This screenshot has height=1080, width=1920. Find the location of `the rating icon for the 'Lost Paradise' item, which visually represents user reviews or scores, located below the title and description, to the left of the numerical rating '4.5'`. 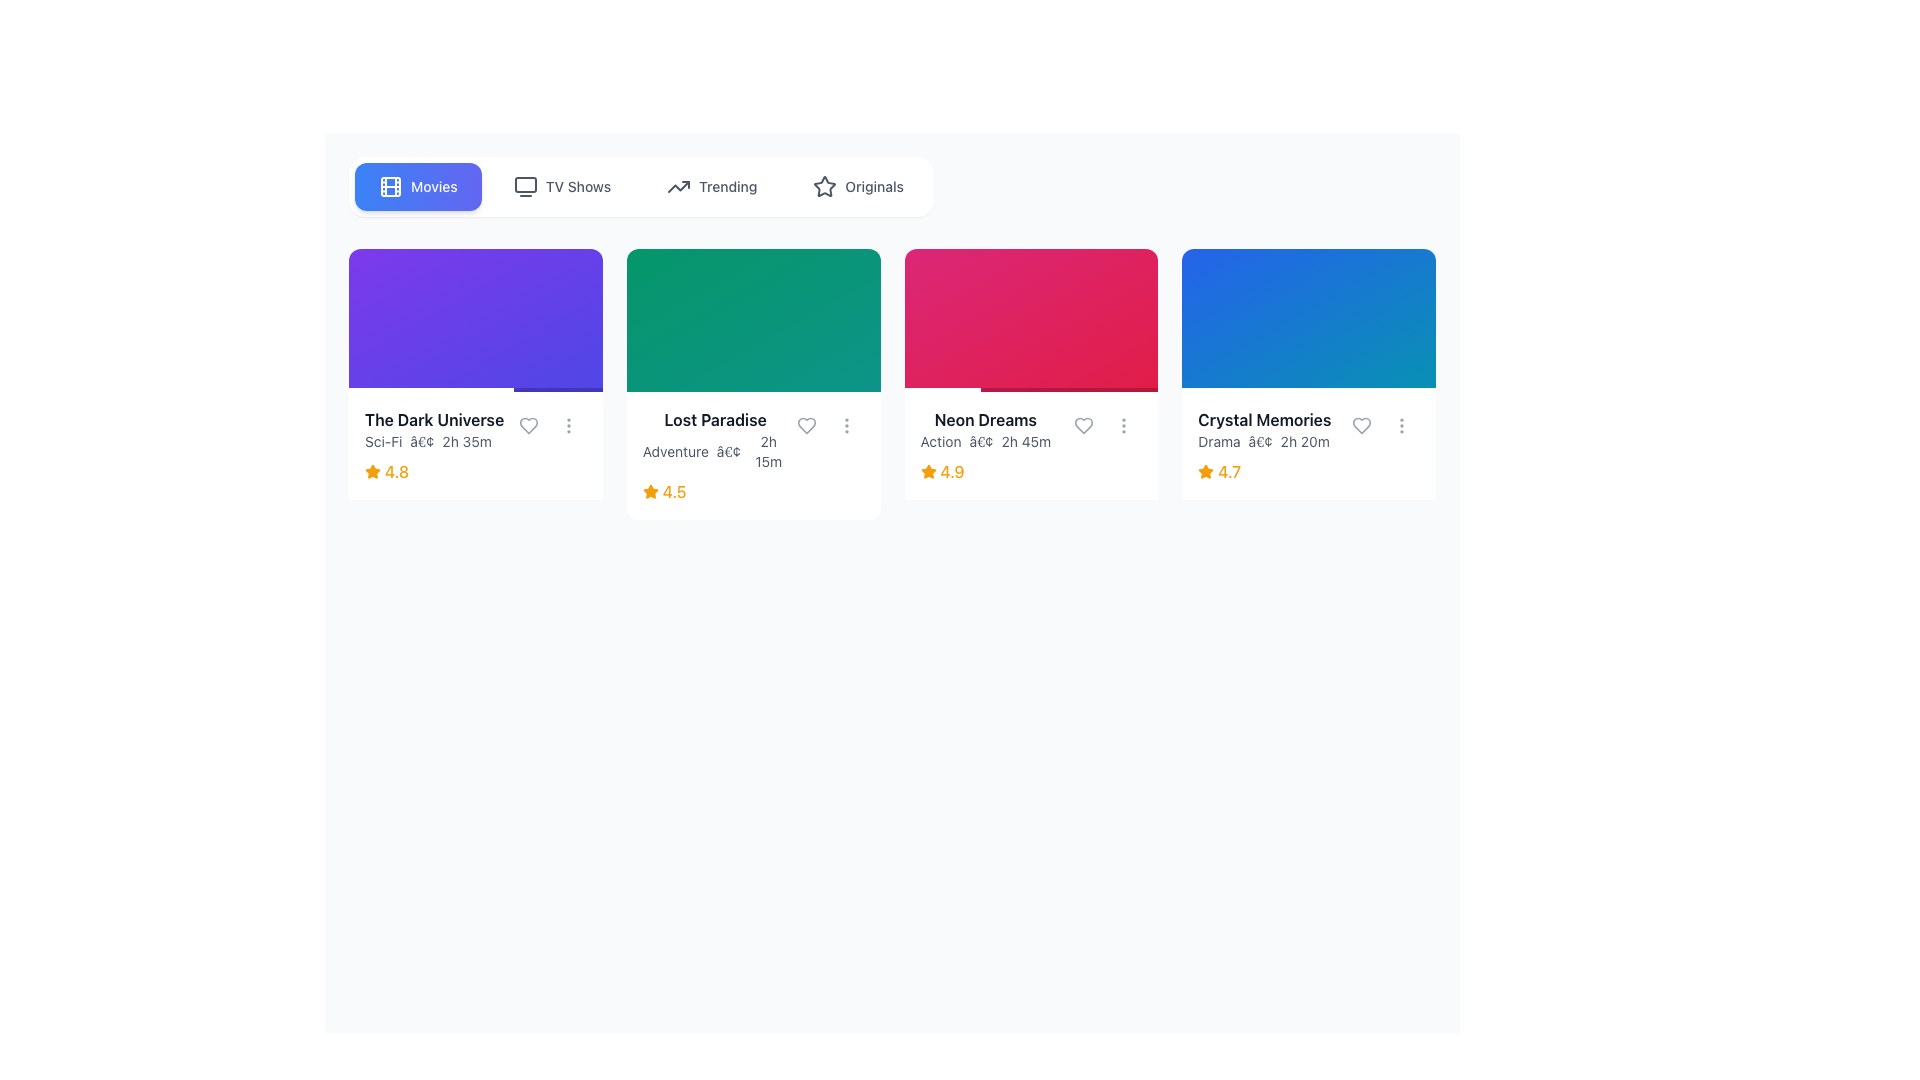

the rating icon for the 'Lost Paradise' item, which visually represents user reviews or scores, located below the title and description, to the left of the numerical rating '4.5' is located at coordinates (650, 491).